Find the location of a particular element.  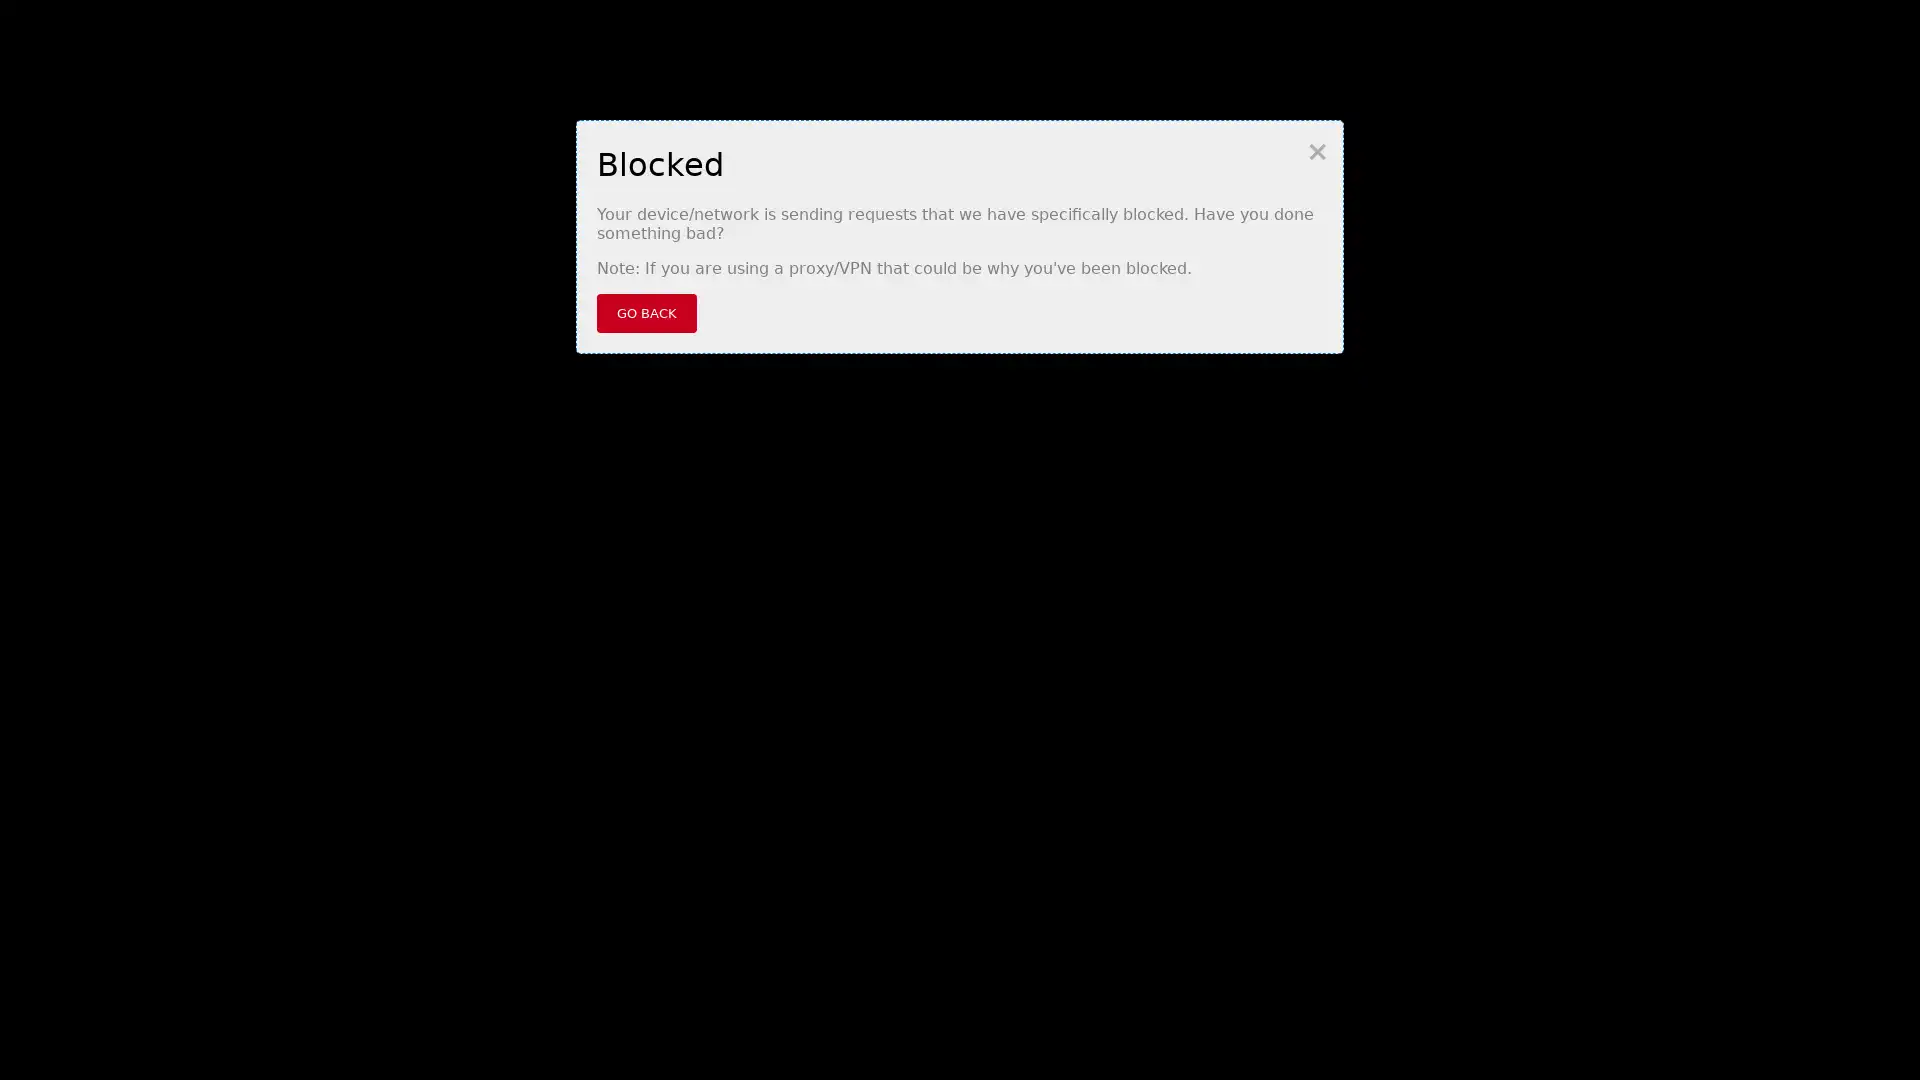

GO BACK is located at coordinates (647, 313).